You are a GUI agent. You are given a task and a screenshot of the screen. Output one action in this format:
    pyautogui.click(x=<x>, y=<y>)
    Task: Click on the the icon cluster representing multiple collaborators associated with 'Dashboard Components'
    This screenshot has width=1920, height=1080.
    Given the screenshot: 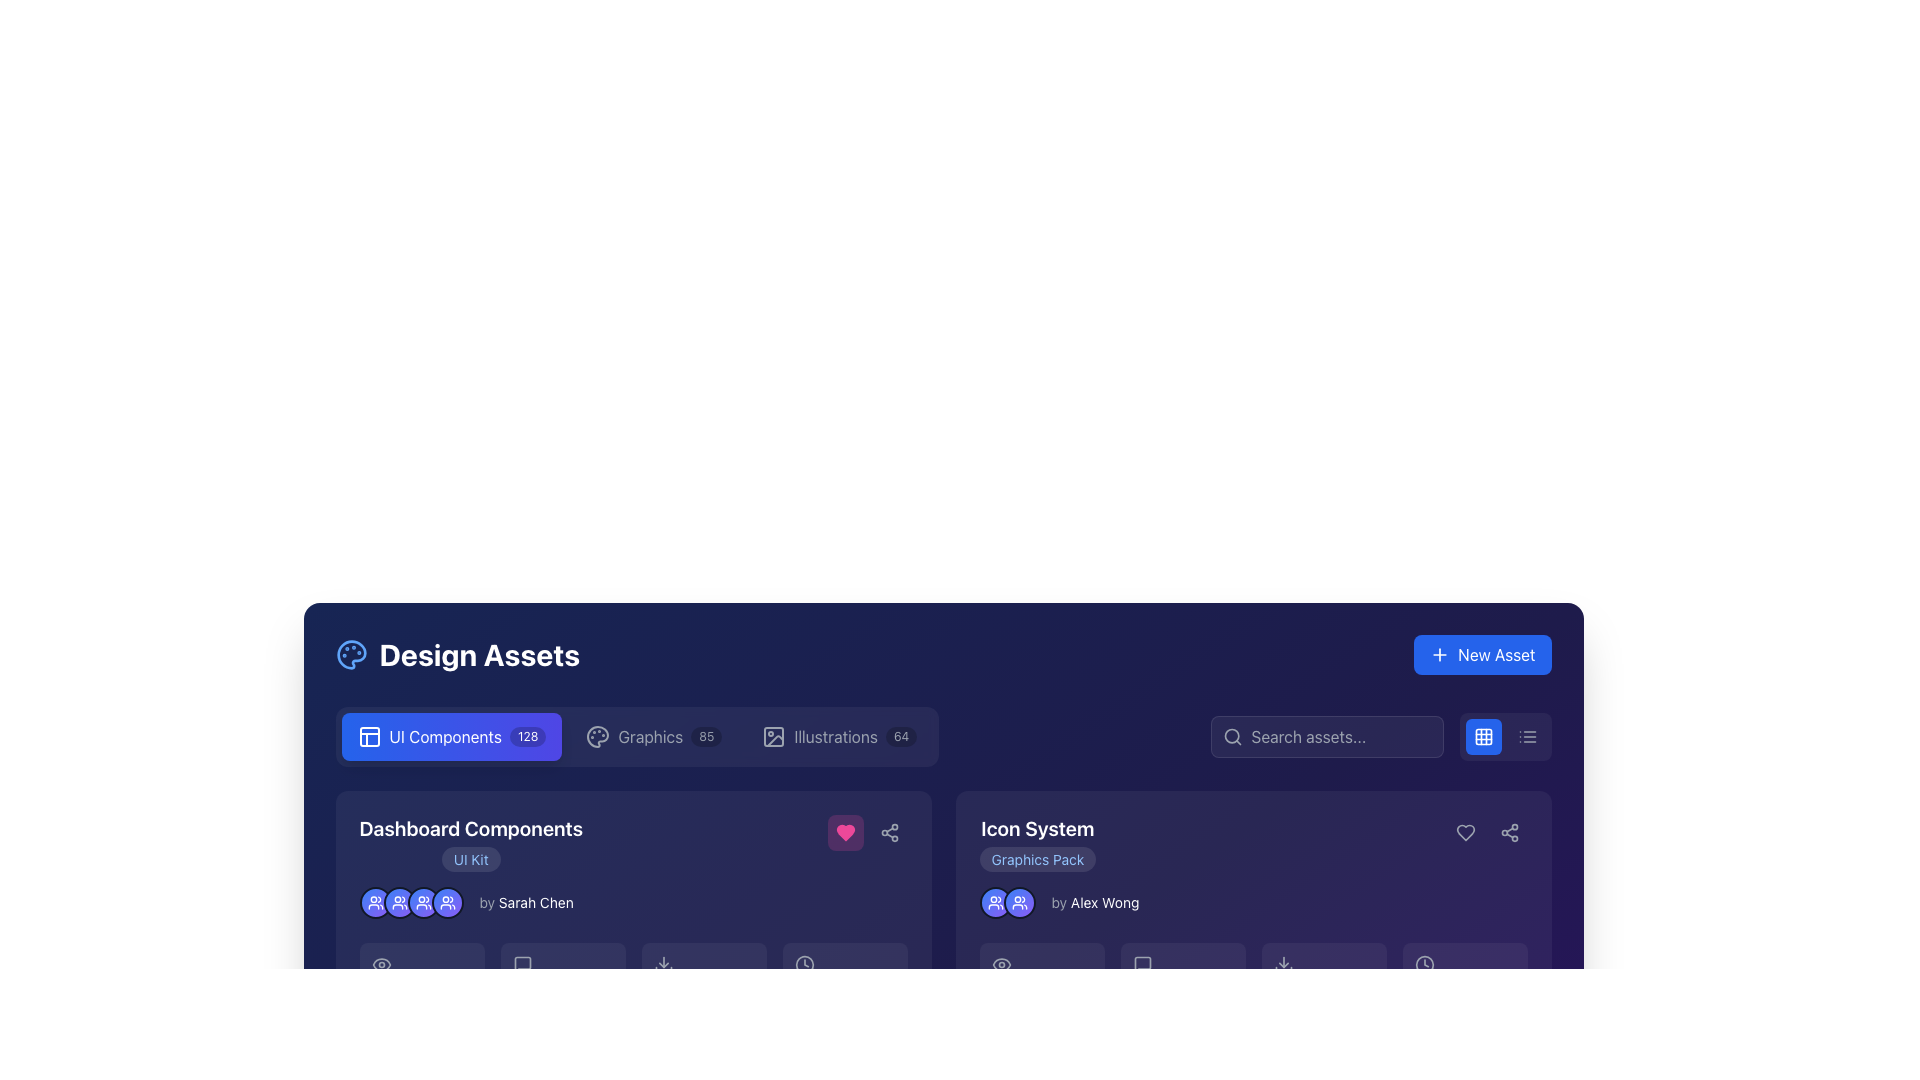 What is the action you would take?
    pyautogui.click(x=410, y=902)
    